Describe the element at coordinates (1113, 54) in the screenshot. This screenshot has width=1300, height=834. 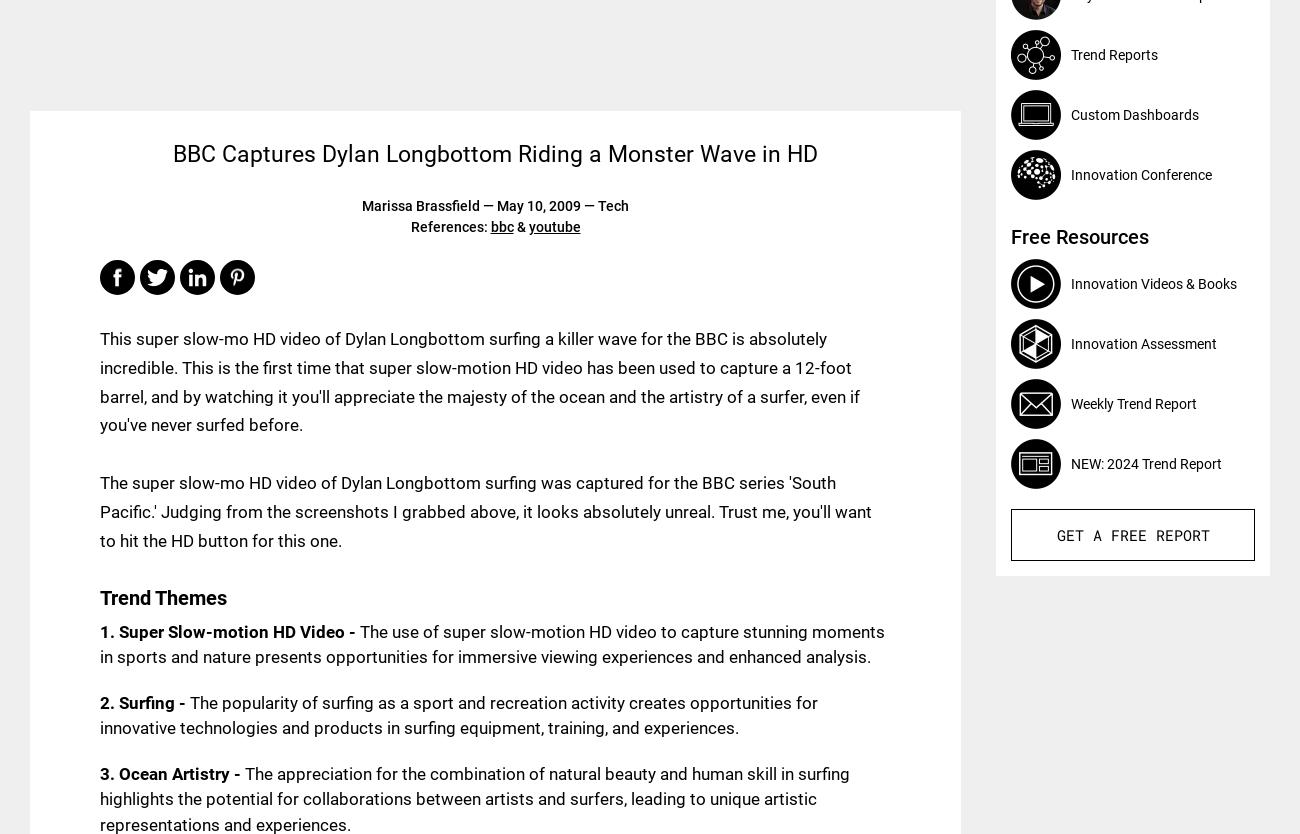
I see `'Trend Reports'` at that location.